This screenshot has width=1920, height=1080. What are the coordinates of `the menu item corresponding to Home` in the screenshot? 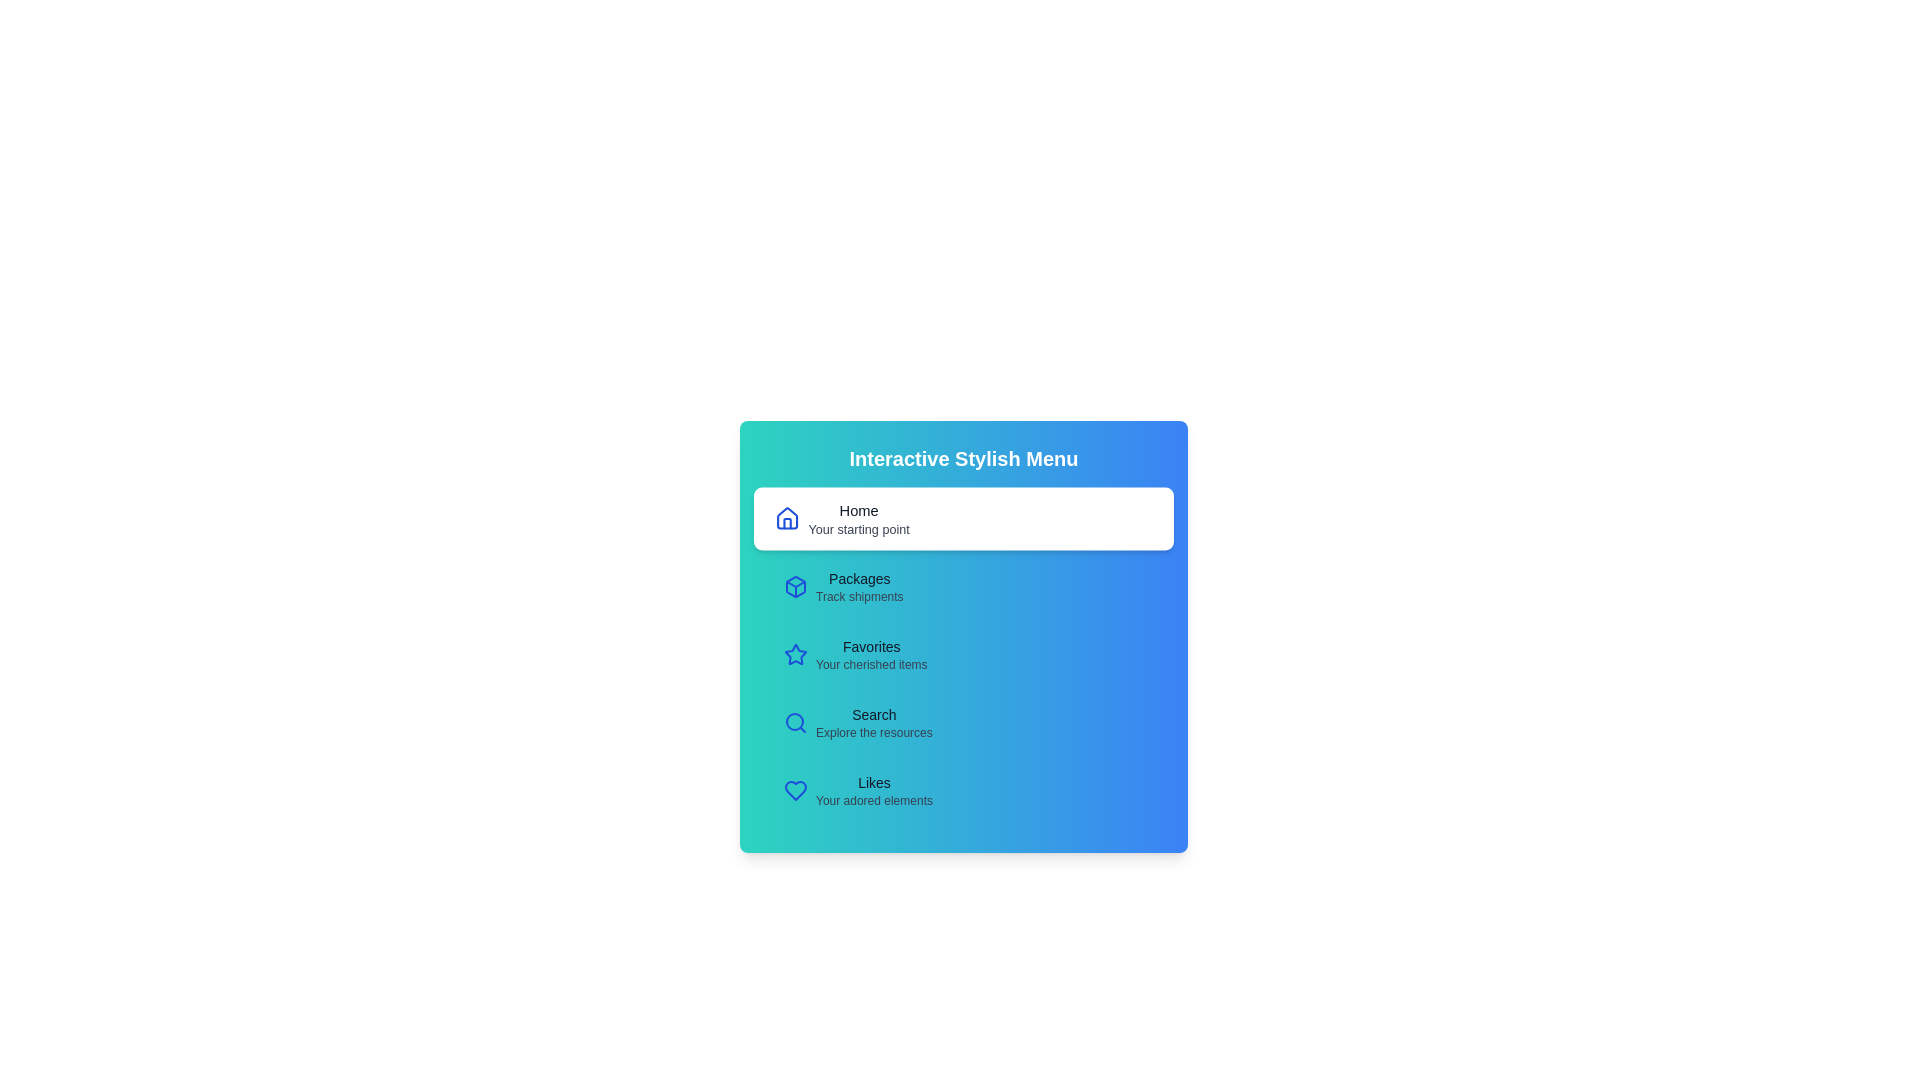 It's located at (964, 518).